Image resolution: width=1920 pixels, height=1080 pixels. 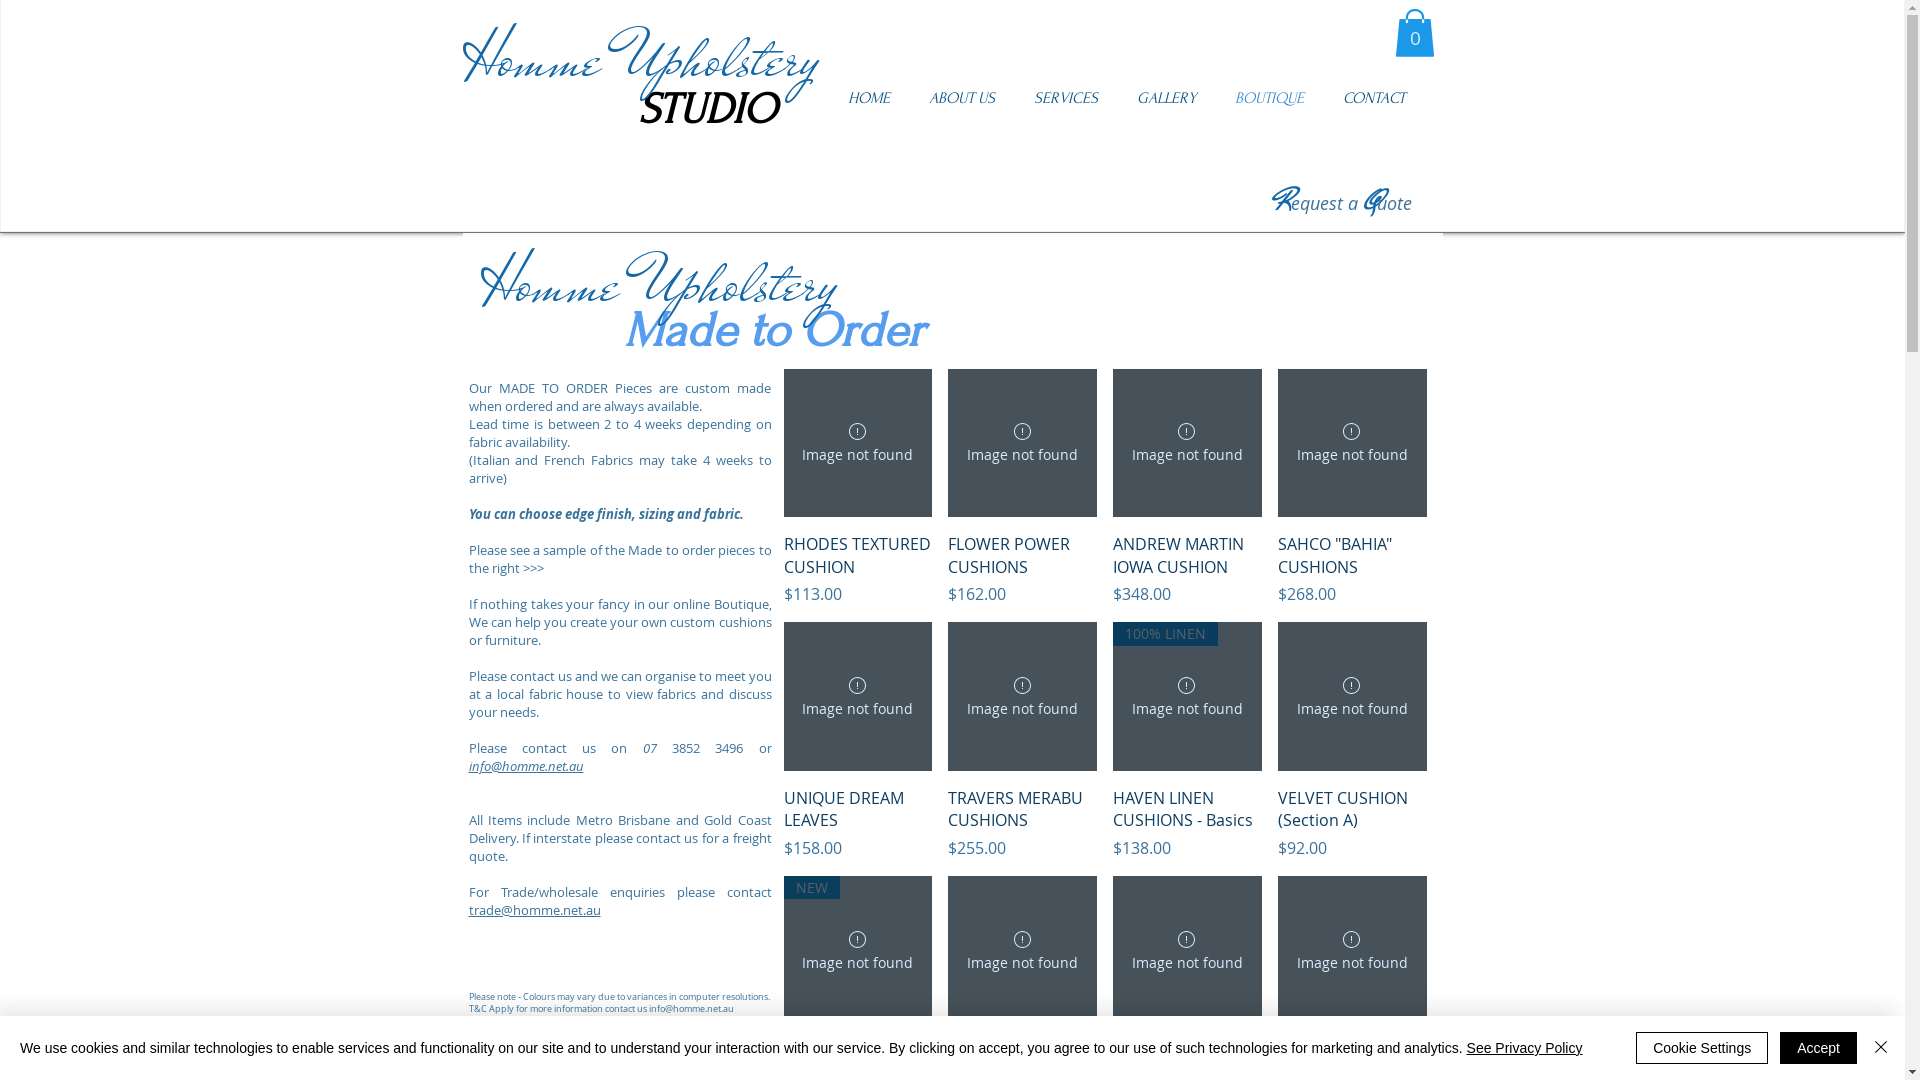 I want to click on 'See Privacy Policy', so click(x=1524, y=1047).